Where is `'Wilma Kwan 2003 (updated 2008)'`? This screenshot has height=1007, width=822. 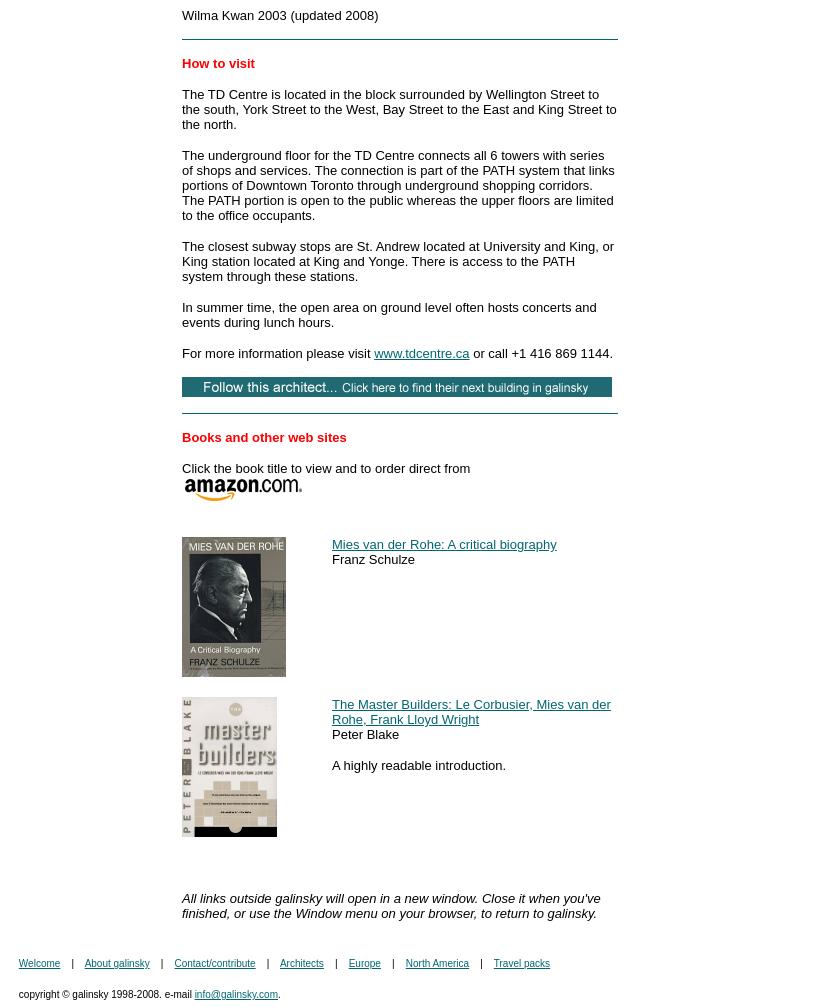
'Wilma Kwan 2003 (updated 2008)' is located at coordinates (278, 15).